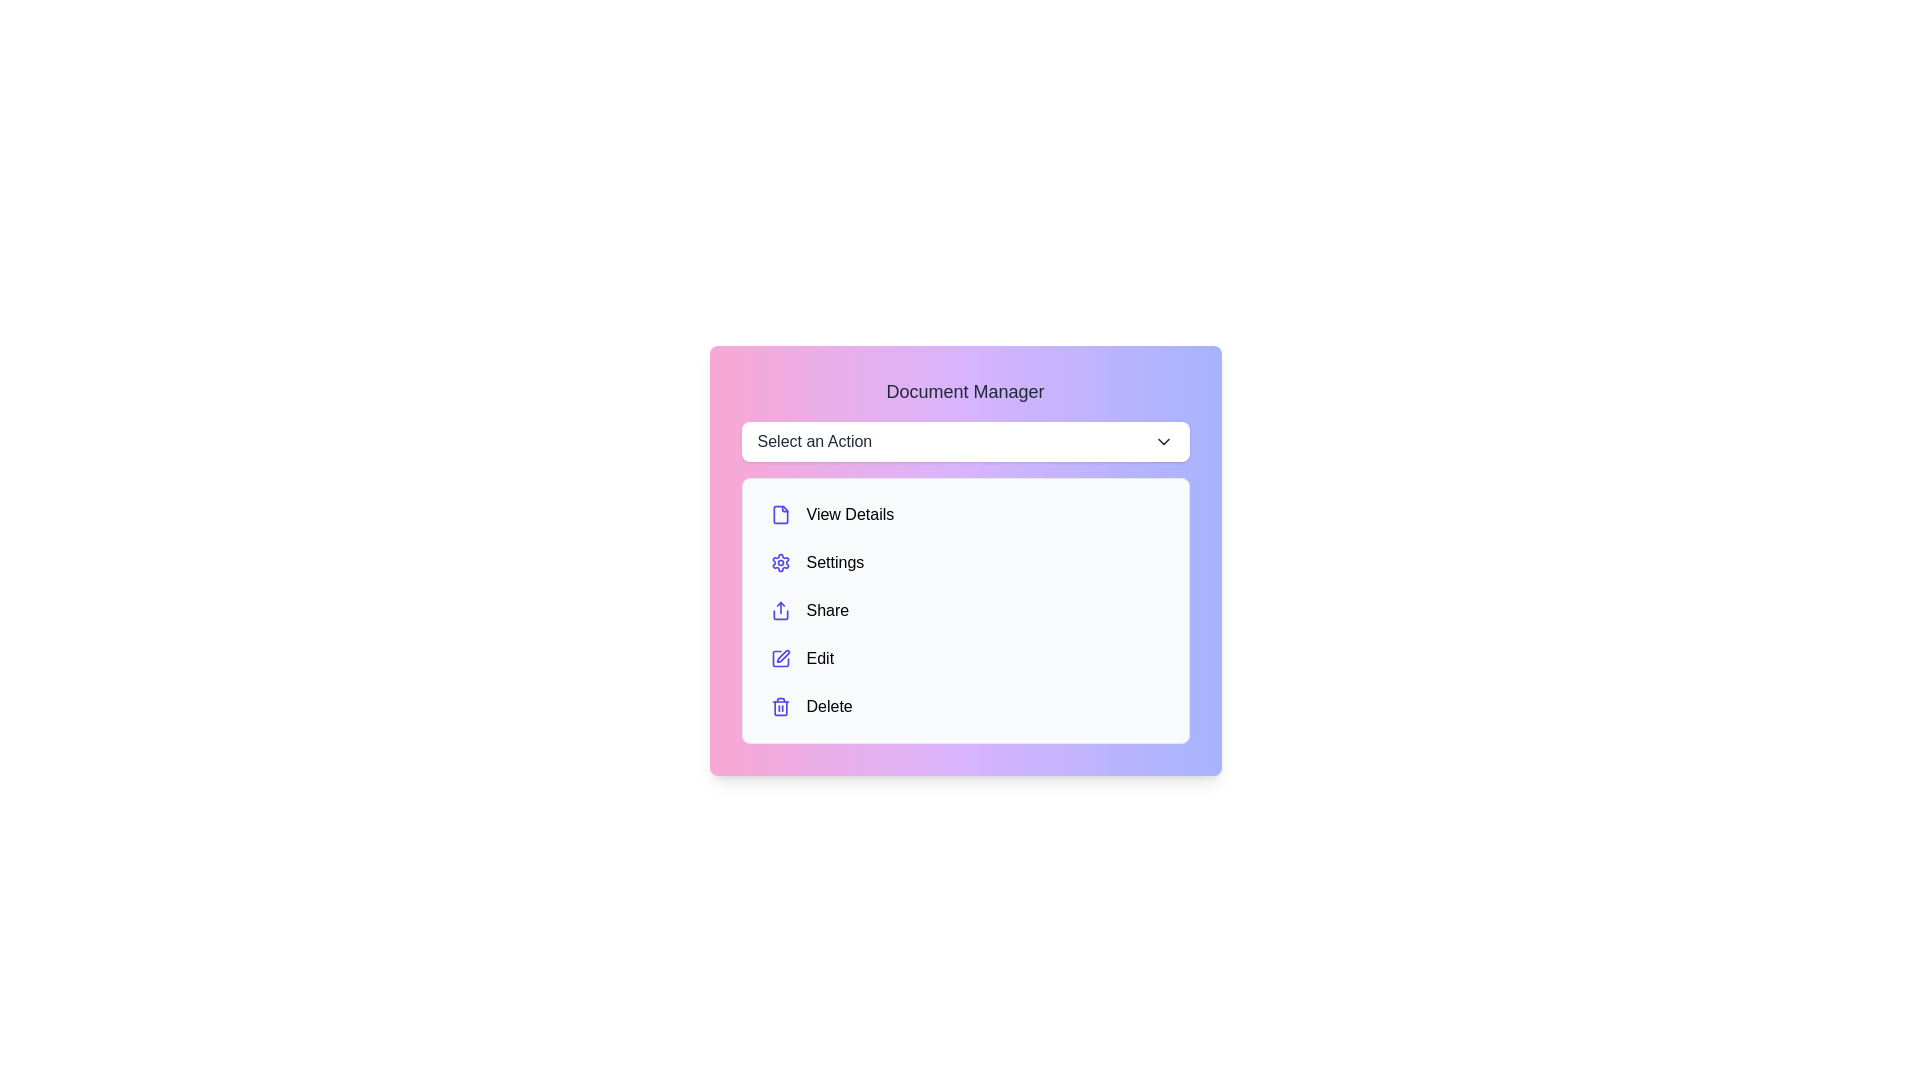 The image size is (1920, 1080). I want to click on the 'Edit' action icon located at the bottom-left of the icon group to initiate the editing process for an item, so click(781, 656).